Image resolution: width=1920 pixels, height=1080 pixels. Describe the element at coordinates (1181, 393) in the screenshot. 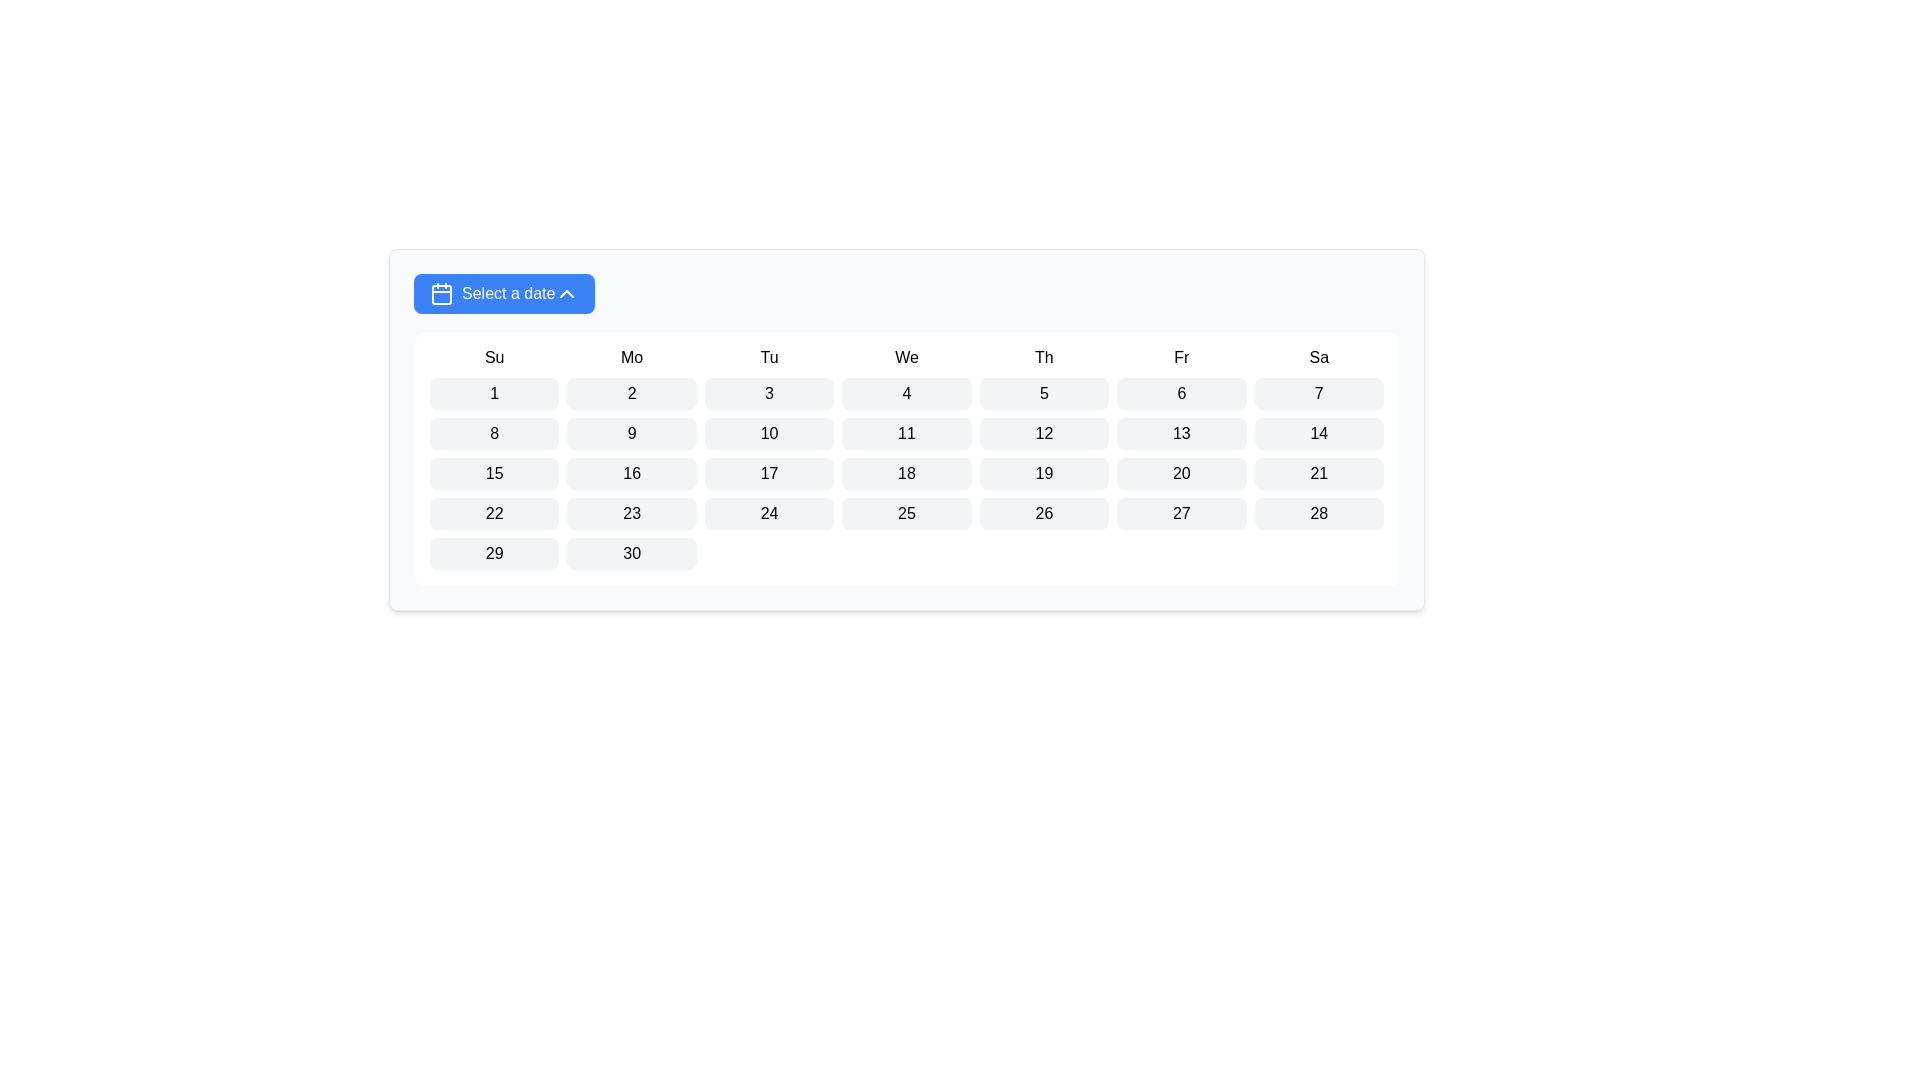

I see `the button that represents the date of the 6th (Friday) in the calendar interface` at that location.